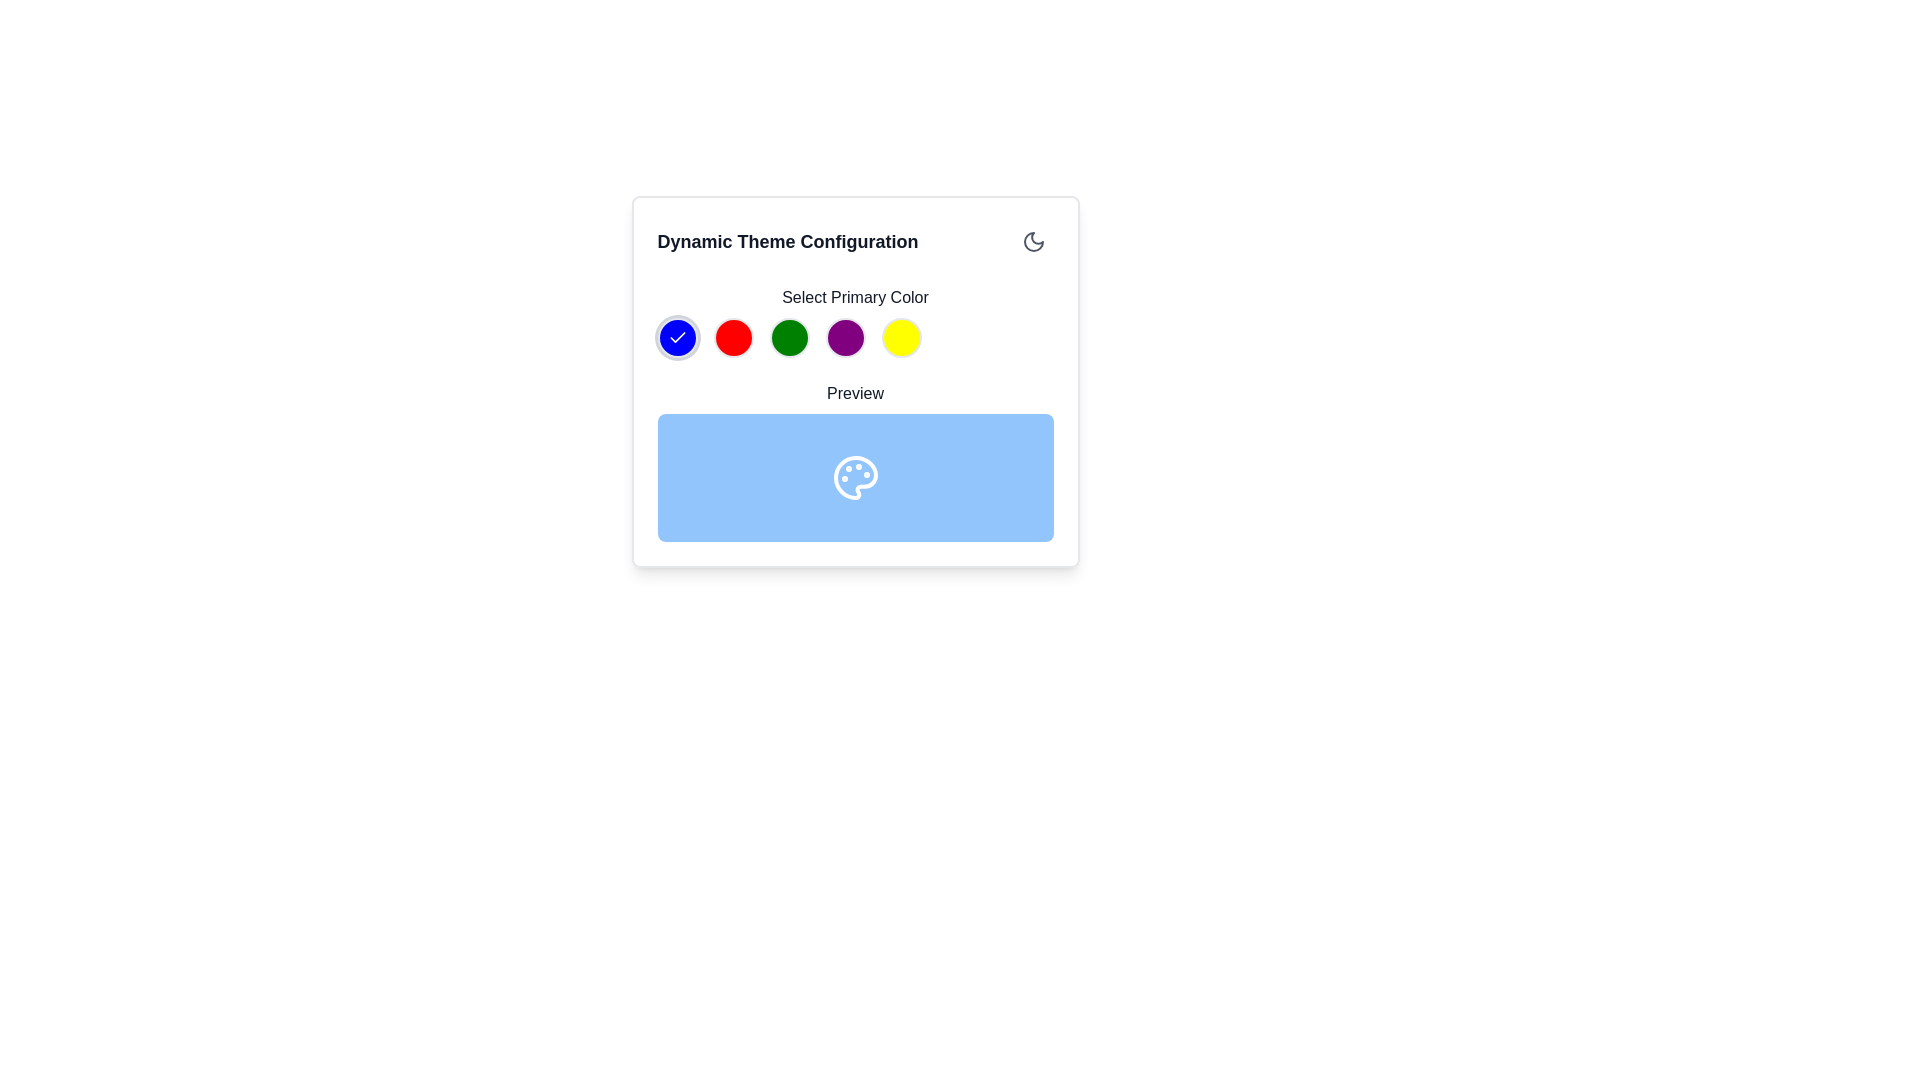 The width and height of the screenshot is (1920, 1080). Describe the element at coordinates (732, 337) in the screenshot. I see `the small circular button with a bright red background located second in a row of buttons under the 'Select Primary Color' label` at that location.